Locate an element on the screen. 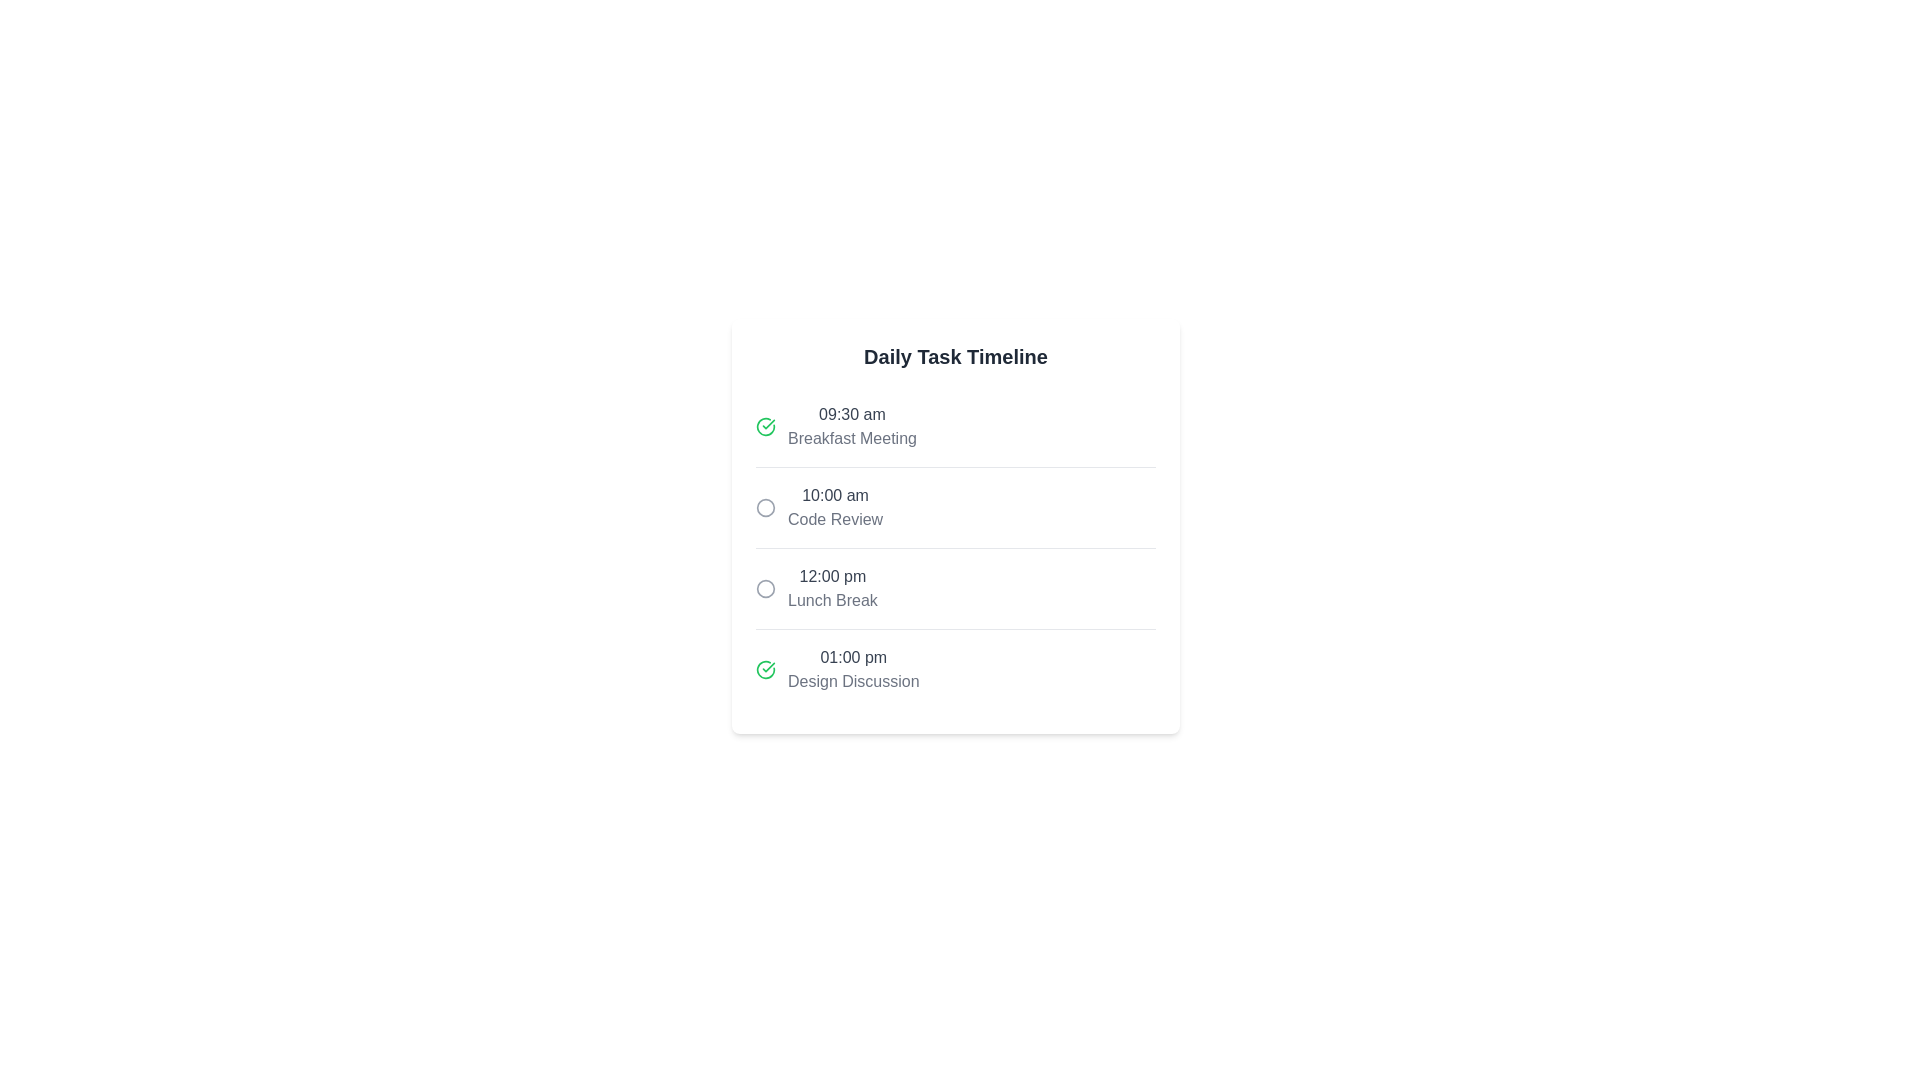  the Text Description Component displaying '01:00 pm' and 'Design Discussion' in the timeline is located at coordinates (853, 670).